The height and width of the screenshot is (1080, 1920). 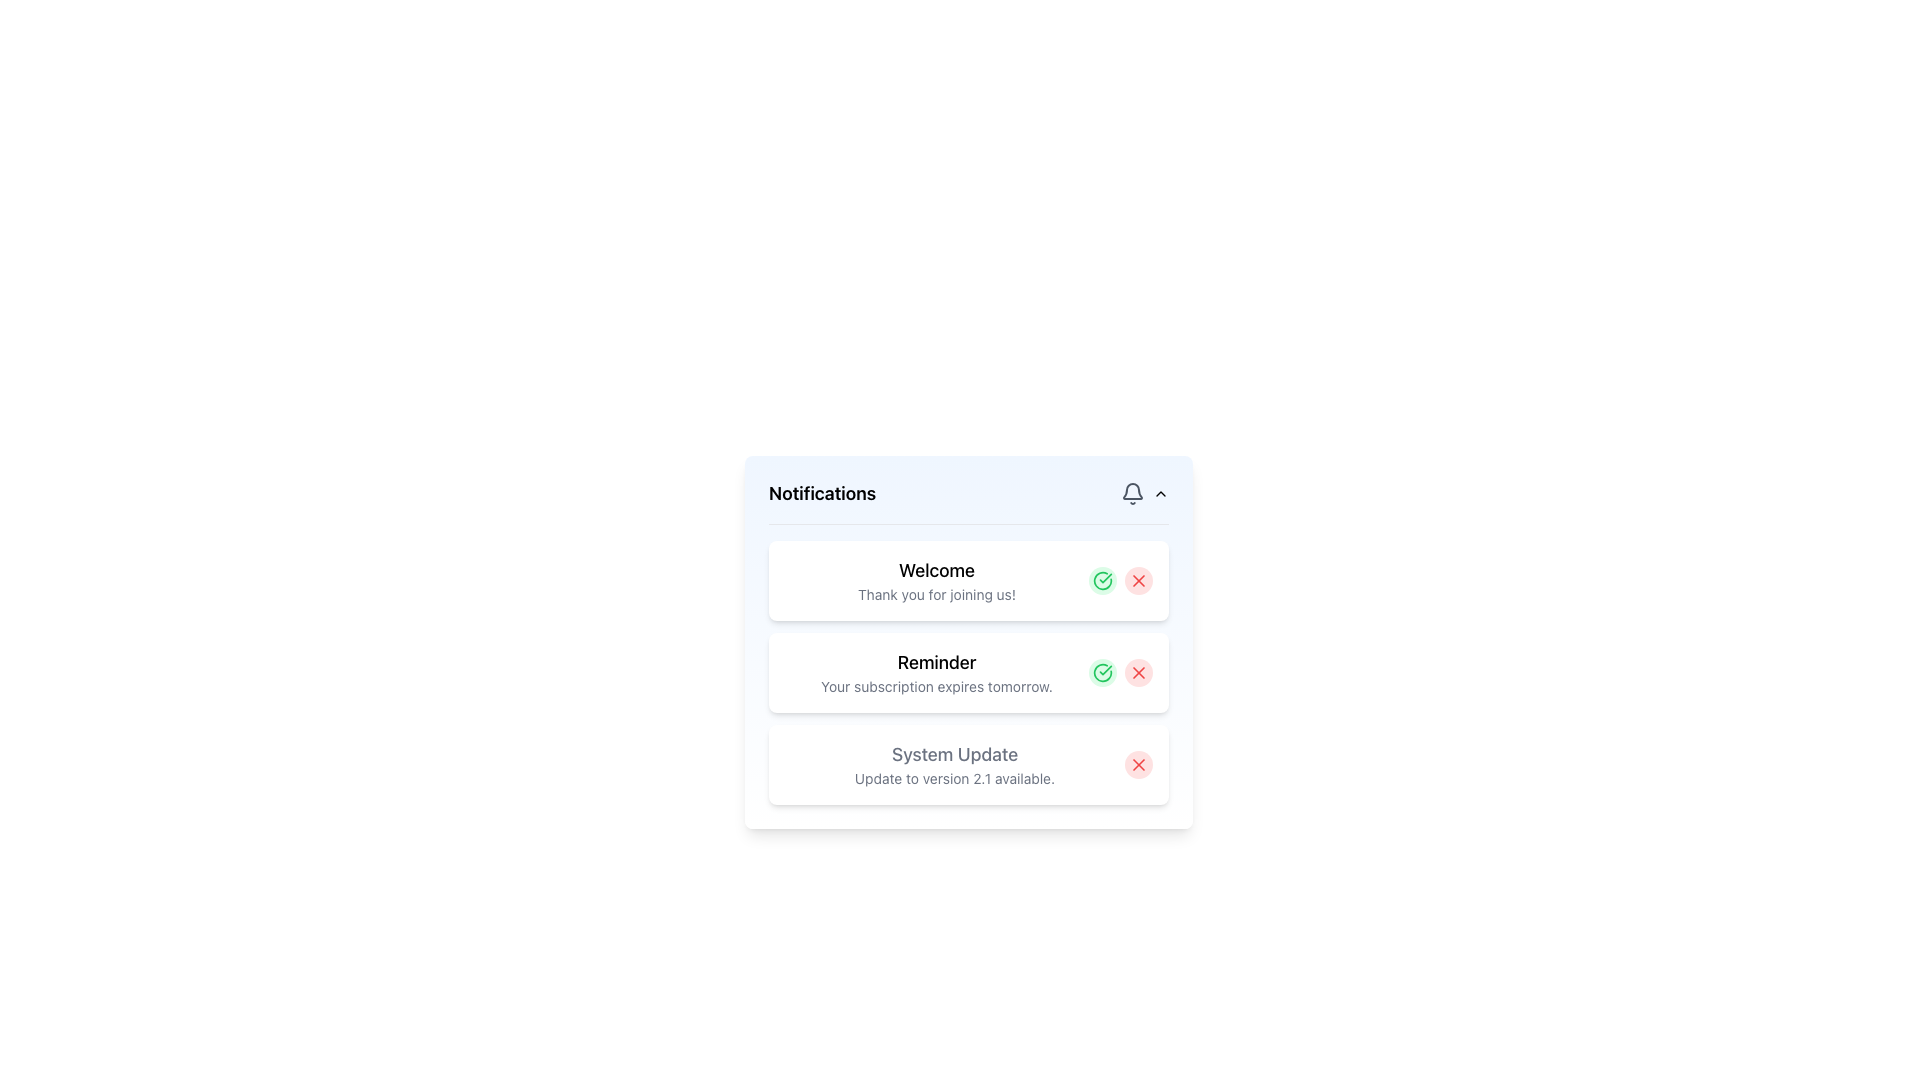 I want to click on the text label reading 'Update to version 2.1 available.' which is located below the 'System Update' text in the notification card, so click(x=954, y=778).